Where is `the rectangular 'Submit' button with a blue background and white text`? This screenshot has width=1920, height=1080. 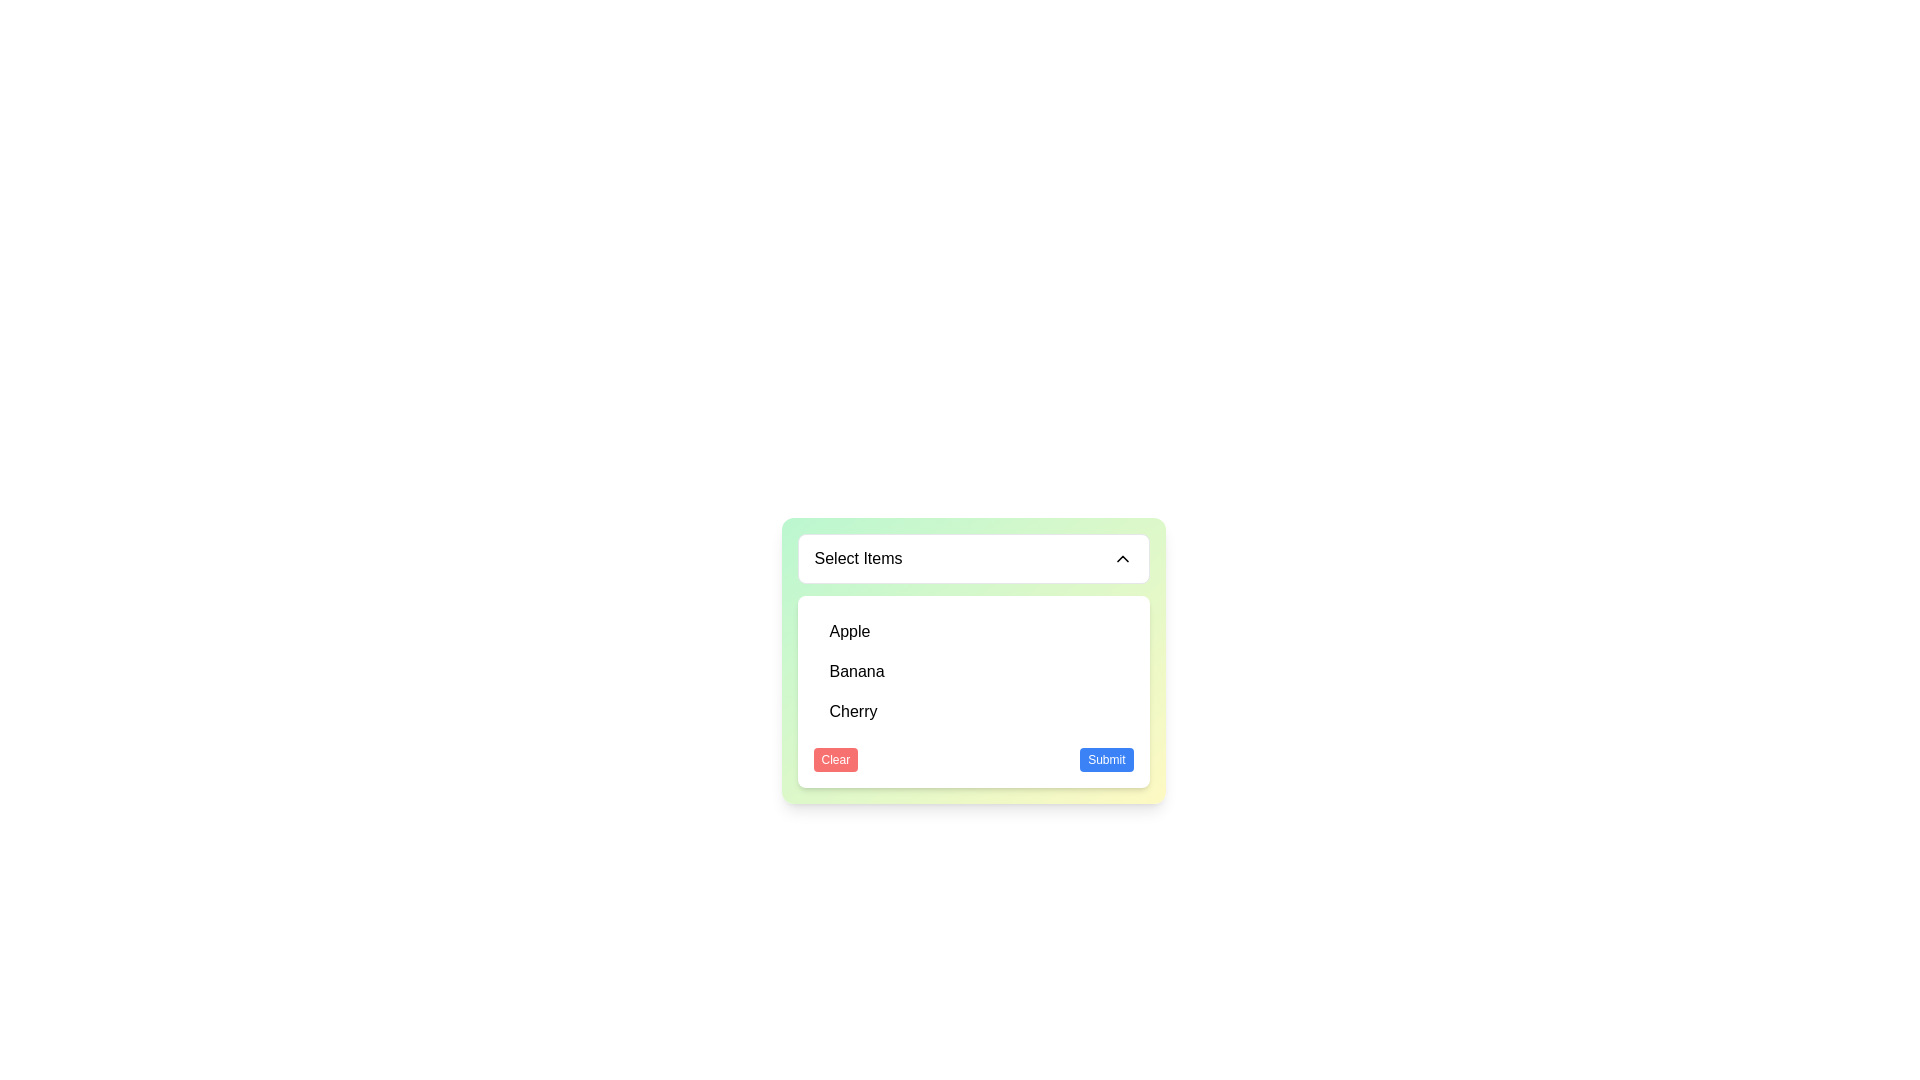 the rectangular 'Submit' button with a blue background and white text is located at coordinates (1105, 759).